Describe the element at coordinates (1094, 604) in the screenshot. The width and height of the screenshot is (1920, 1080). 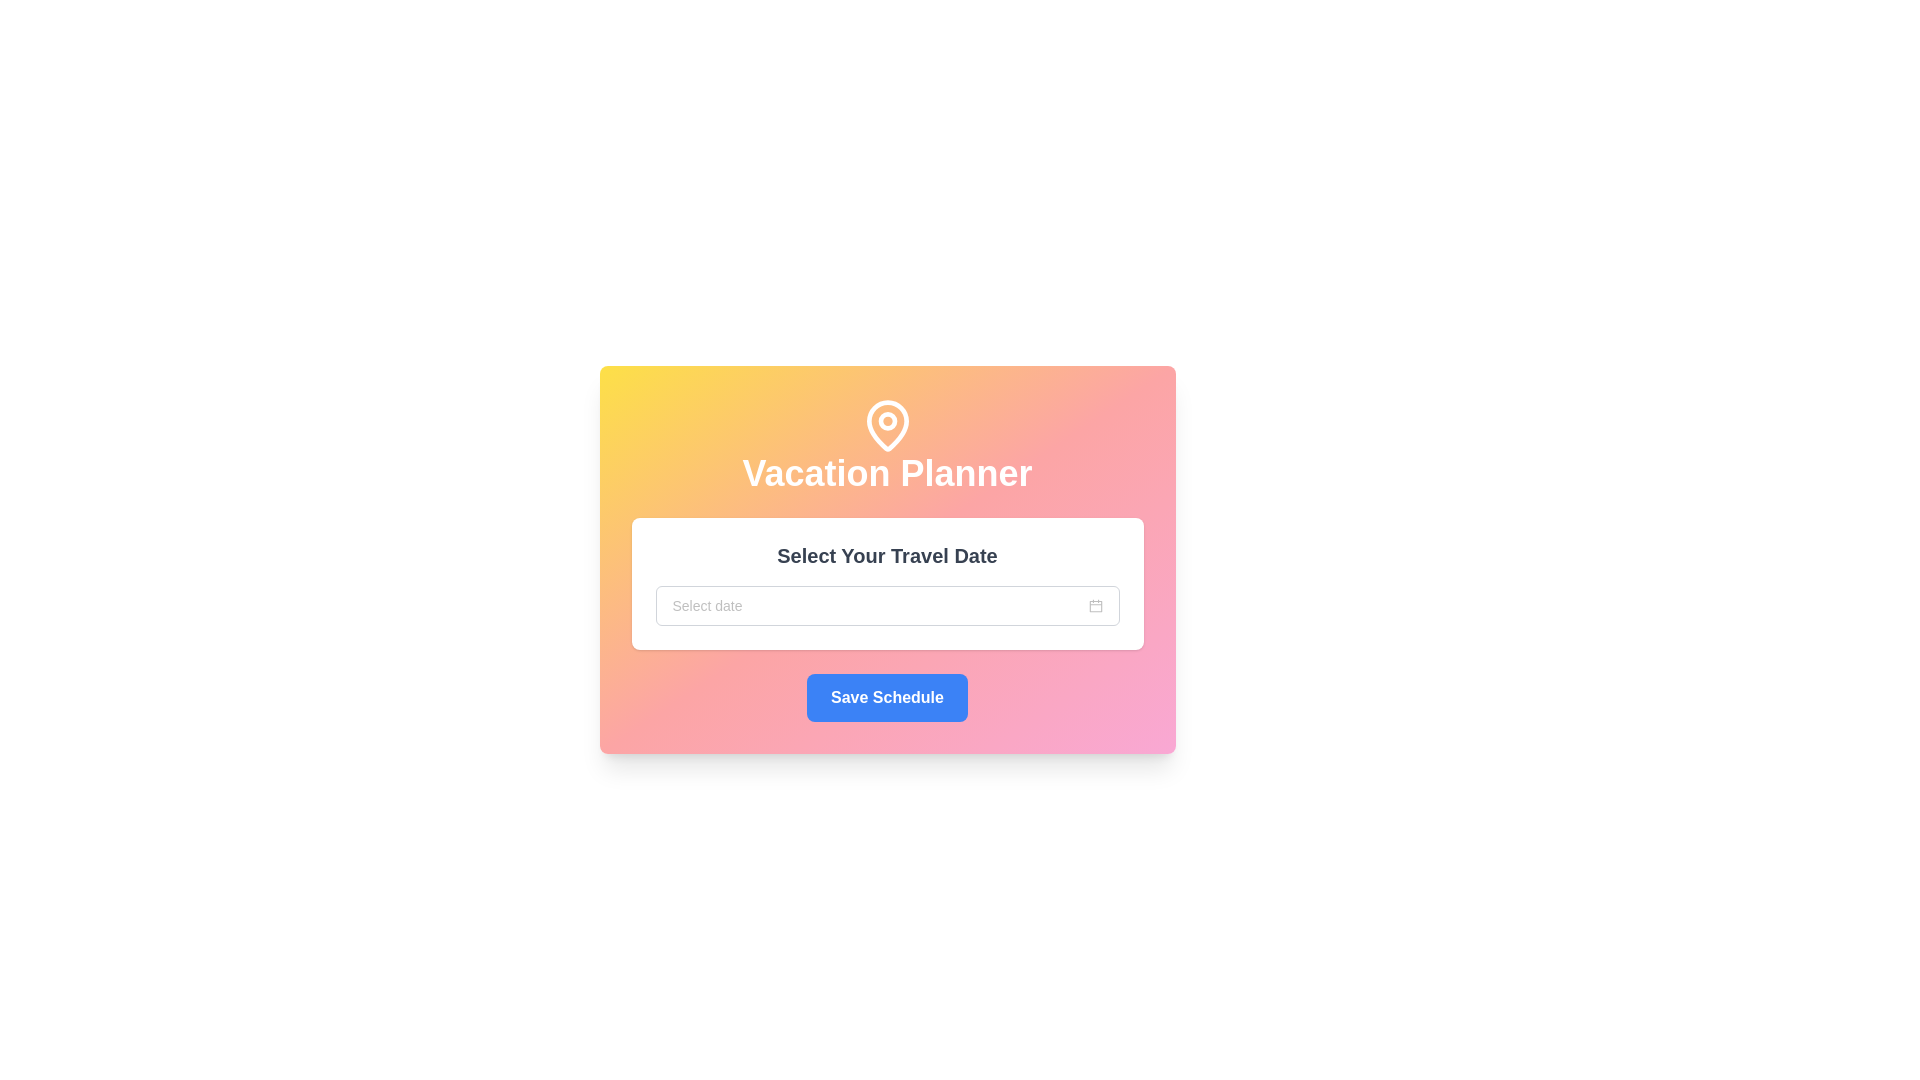
I see `the icon button located on the rightmost side of the date picker input field` at that location.